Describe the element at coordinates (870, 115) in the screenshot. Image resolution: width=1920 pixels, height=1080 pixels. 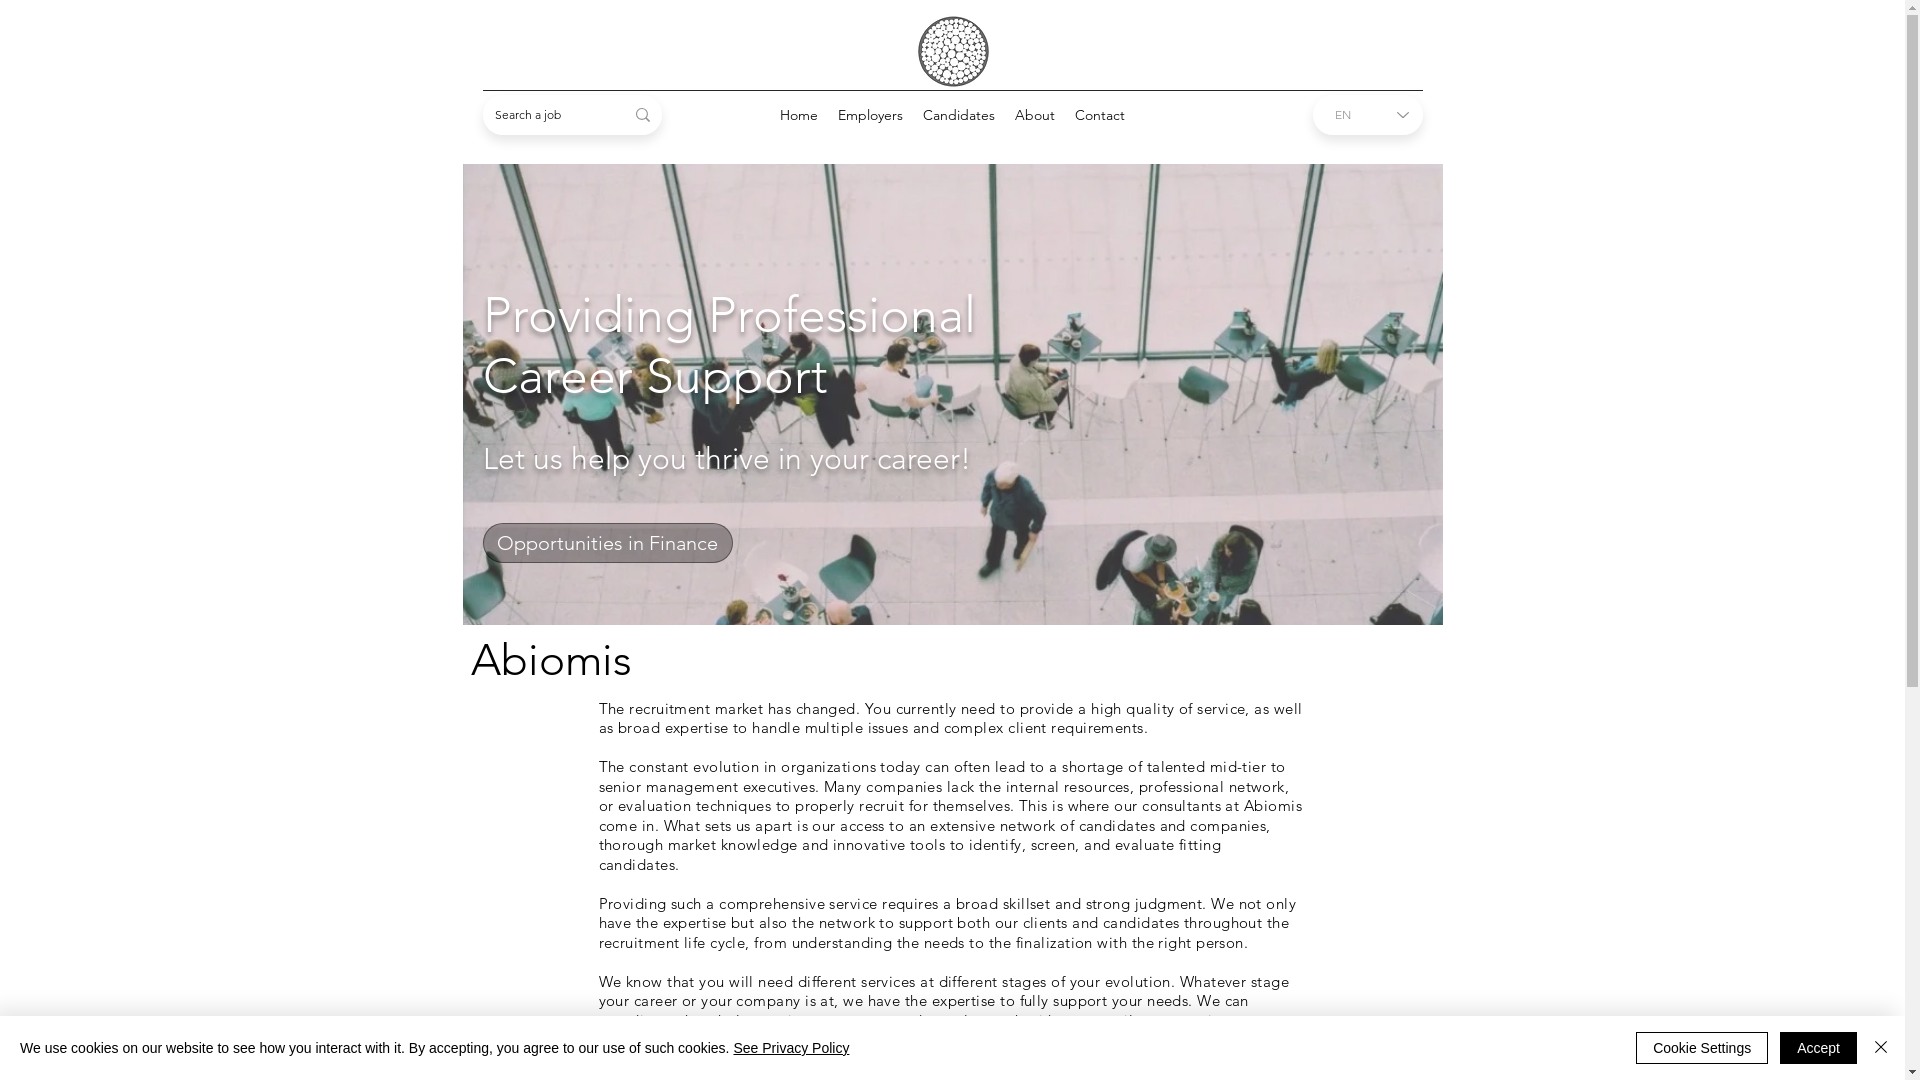
I see `'Employers'` at that location.